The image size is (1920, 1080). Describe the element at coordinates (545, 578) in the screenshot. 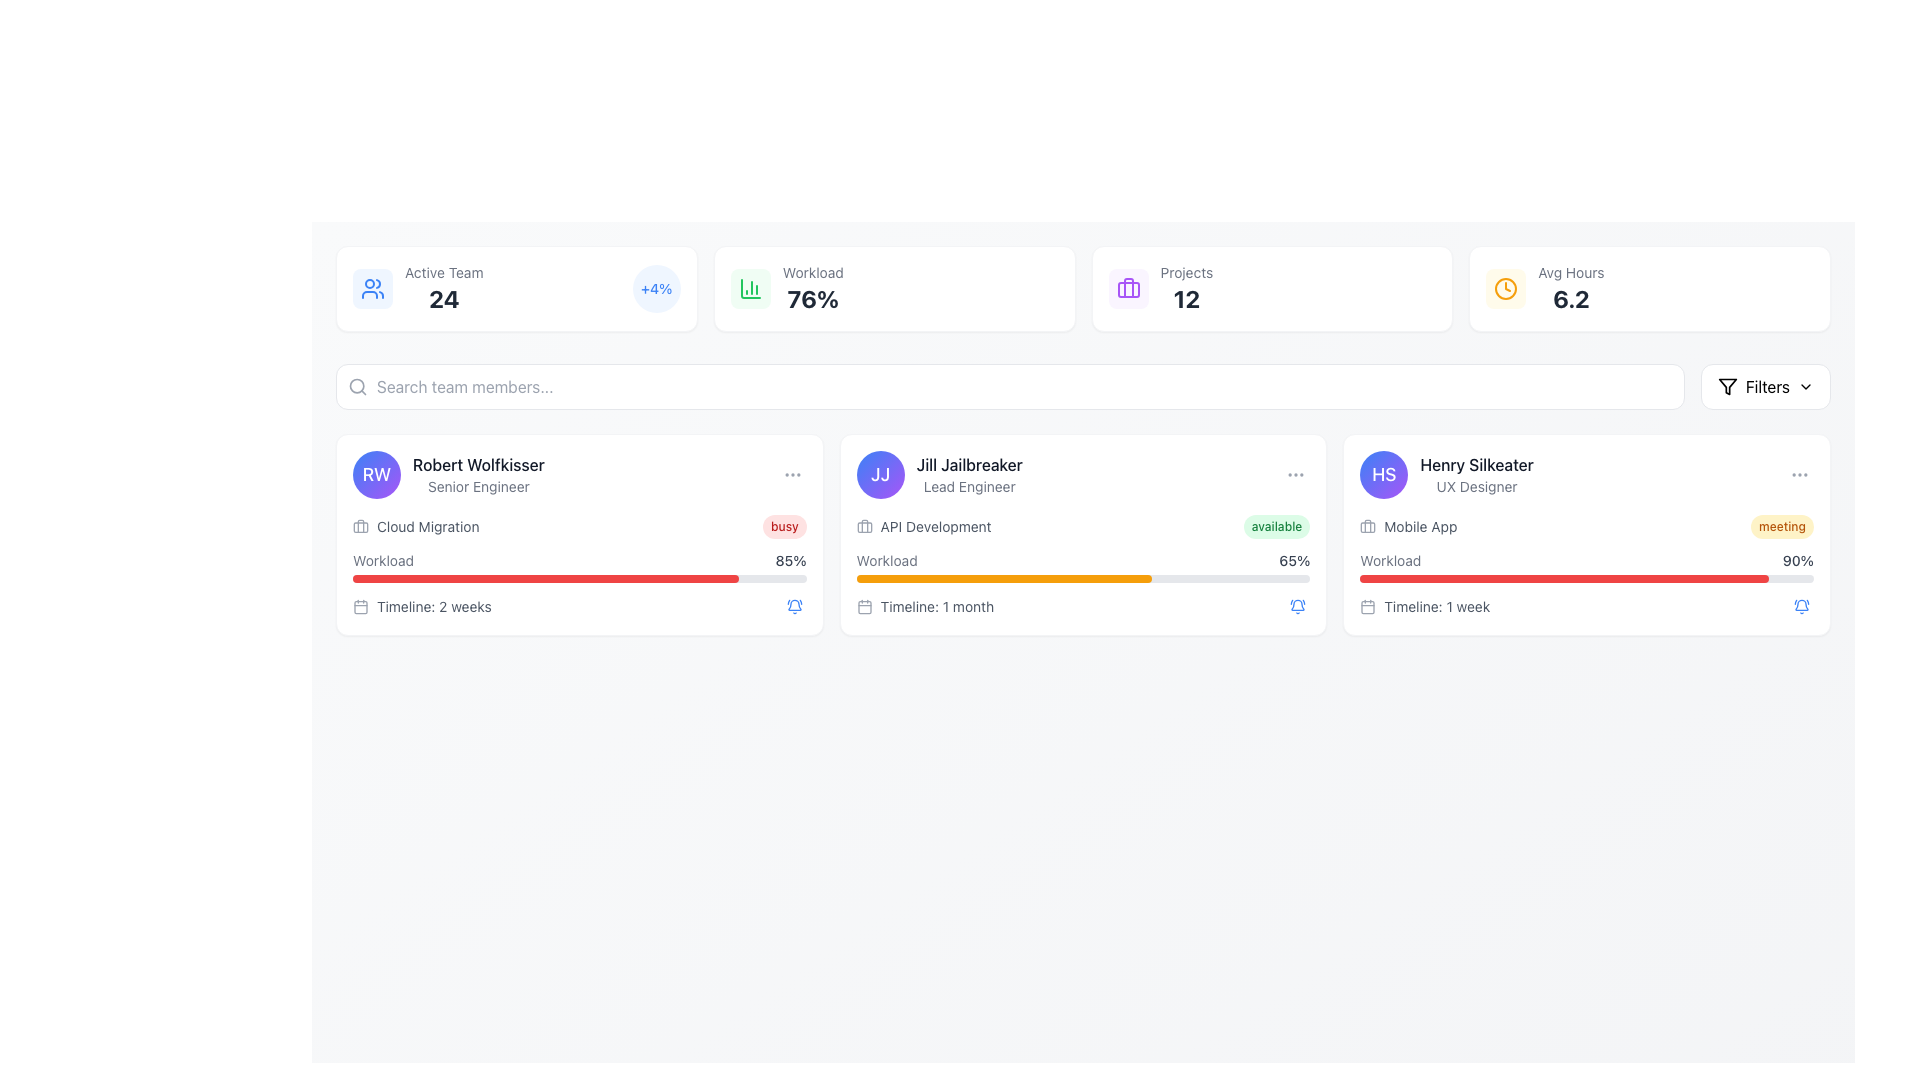

I see `the progress bar styled with a red fill color located beneath the text 'Workload: 85%' in the card labeled 'Robert Wolfkisser - Senior Engineer'` at that location.